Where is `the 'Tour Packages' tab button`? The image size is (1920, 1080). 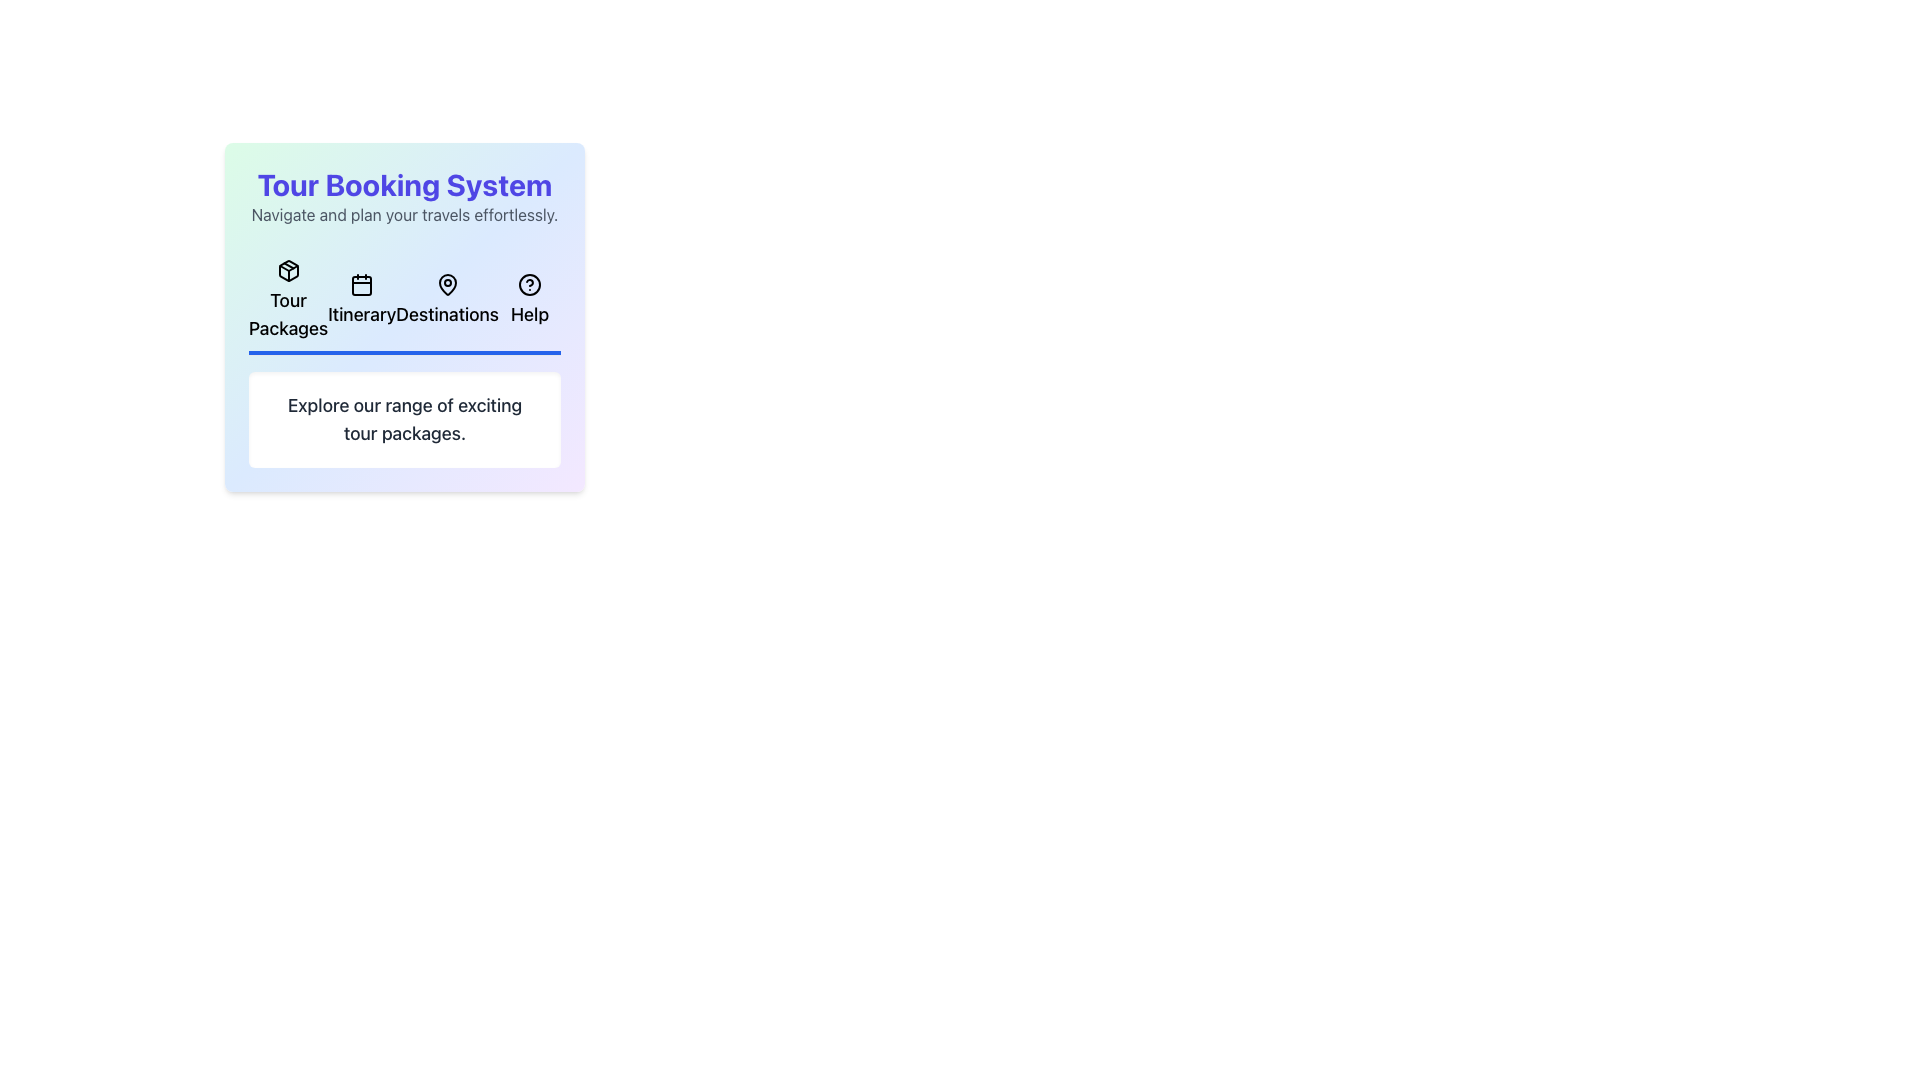 the 'Tour Packages' tab button is located at coordinates (287, 303).